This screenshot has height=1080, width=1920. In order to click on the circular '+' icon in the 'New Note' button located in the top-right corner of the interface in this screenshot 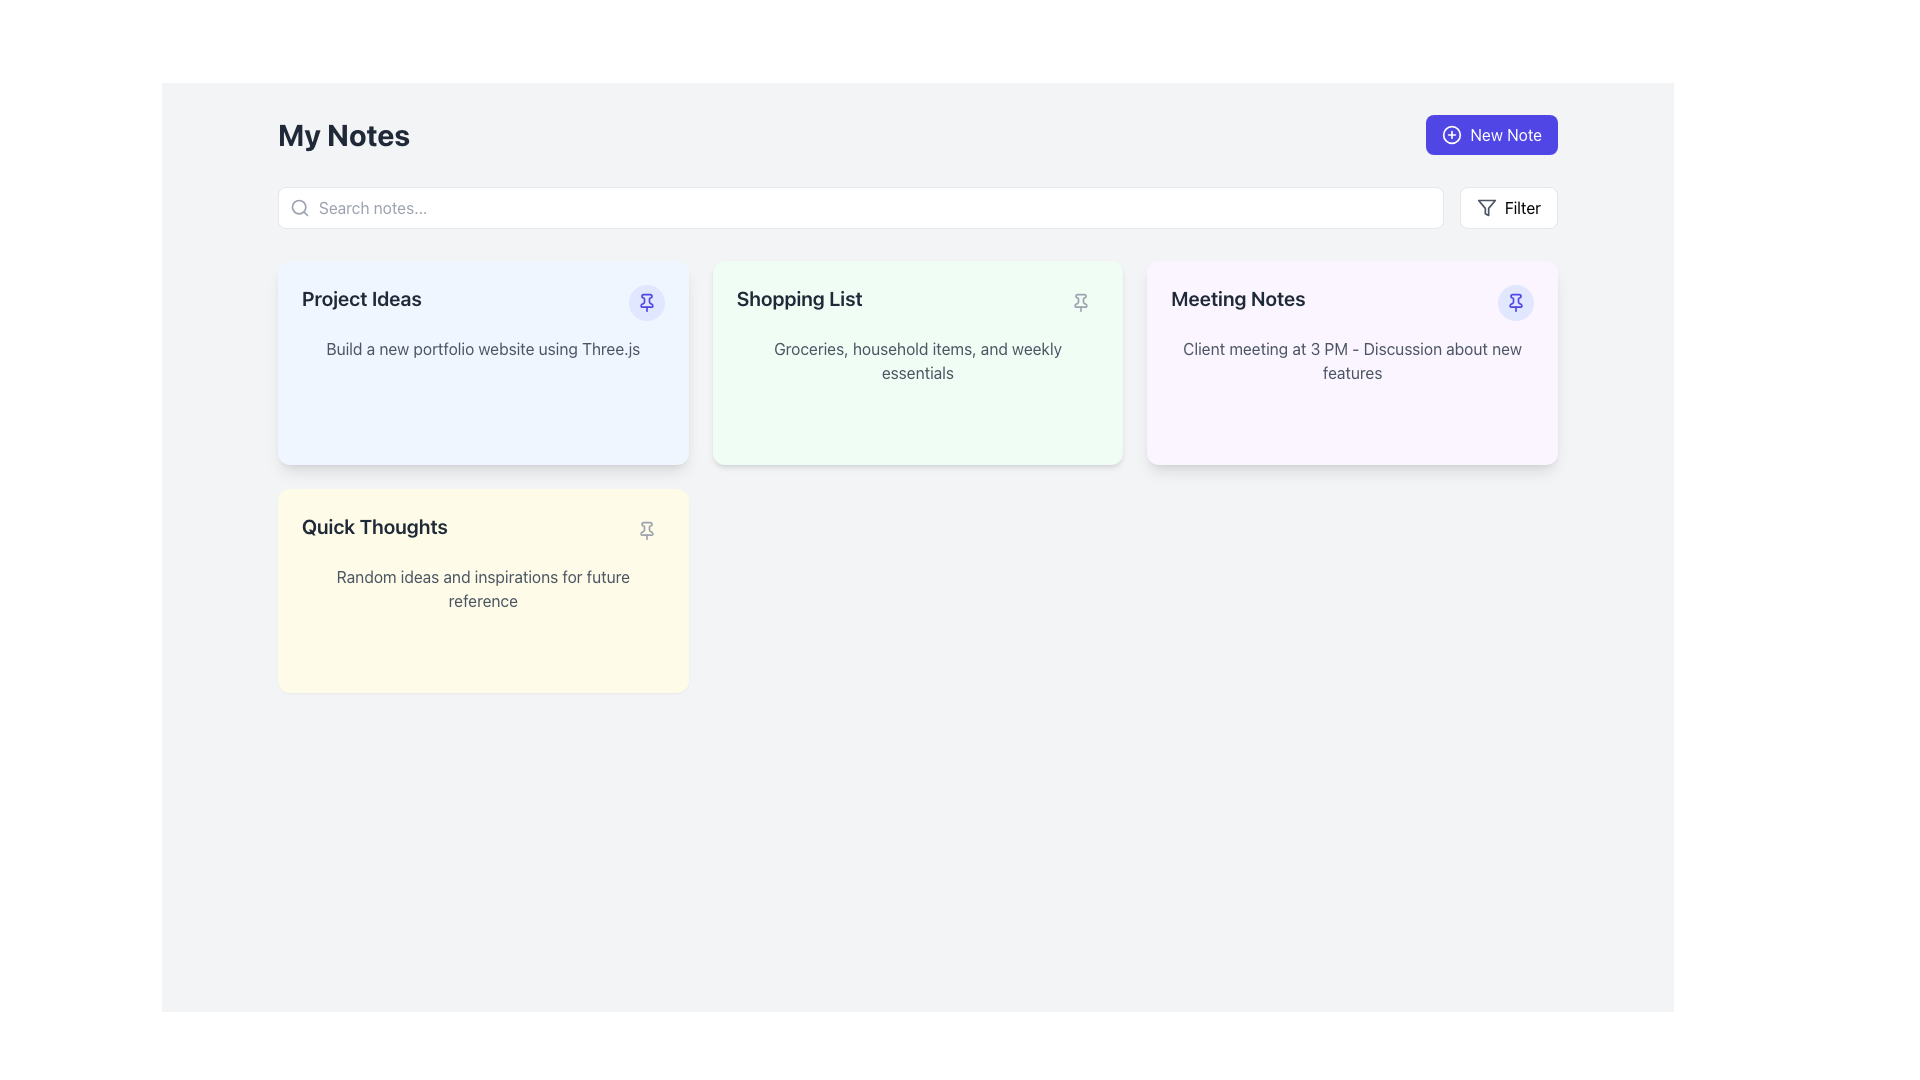, I will do `click(1452, 135)`.